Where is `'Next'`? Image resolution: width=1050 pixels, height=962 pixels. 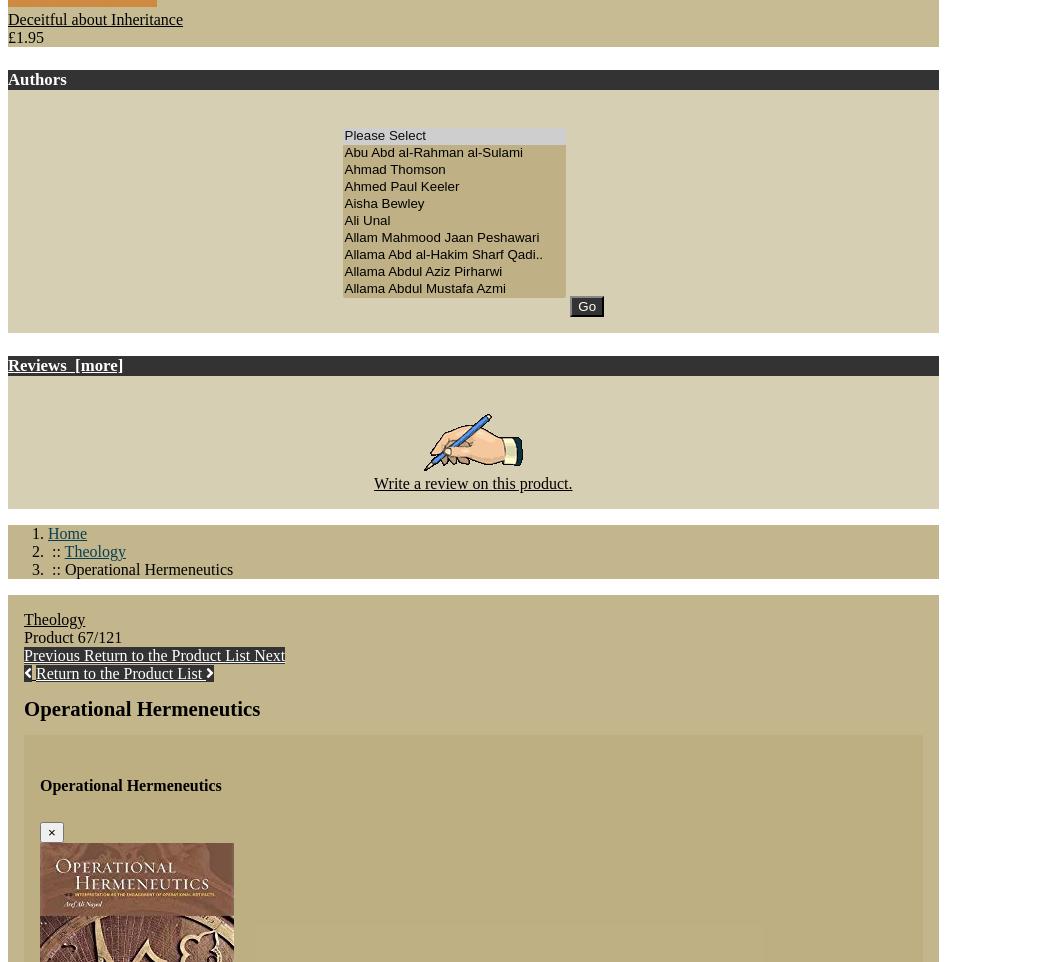
'Next' is located at coordinates (268, 654).